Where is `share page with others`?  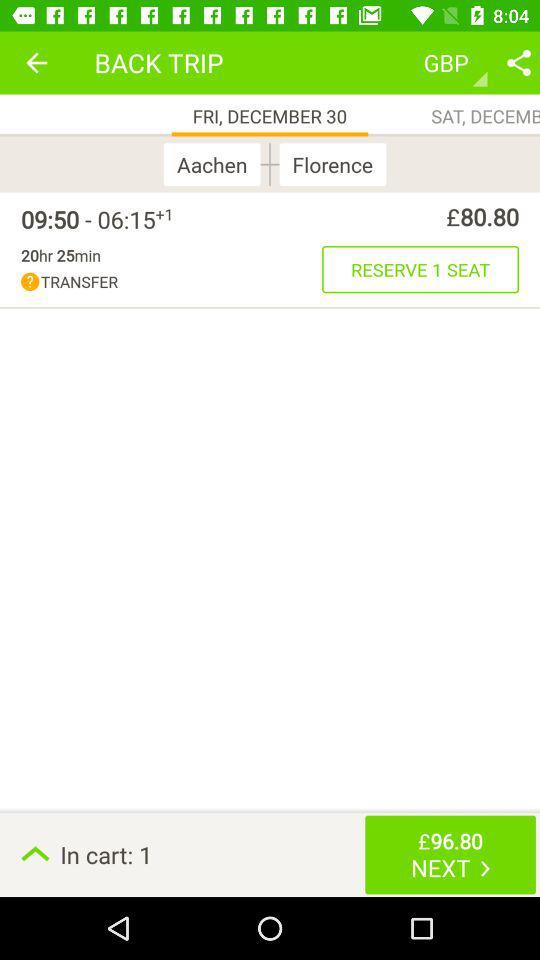 share page with others is located at coordinates (518, 62).